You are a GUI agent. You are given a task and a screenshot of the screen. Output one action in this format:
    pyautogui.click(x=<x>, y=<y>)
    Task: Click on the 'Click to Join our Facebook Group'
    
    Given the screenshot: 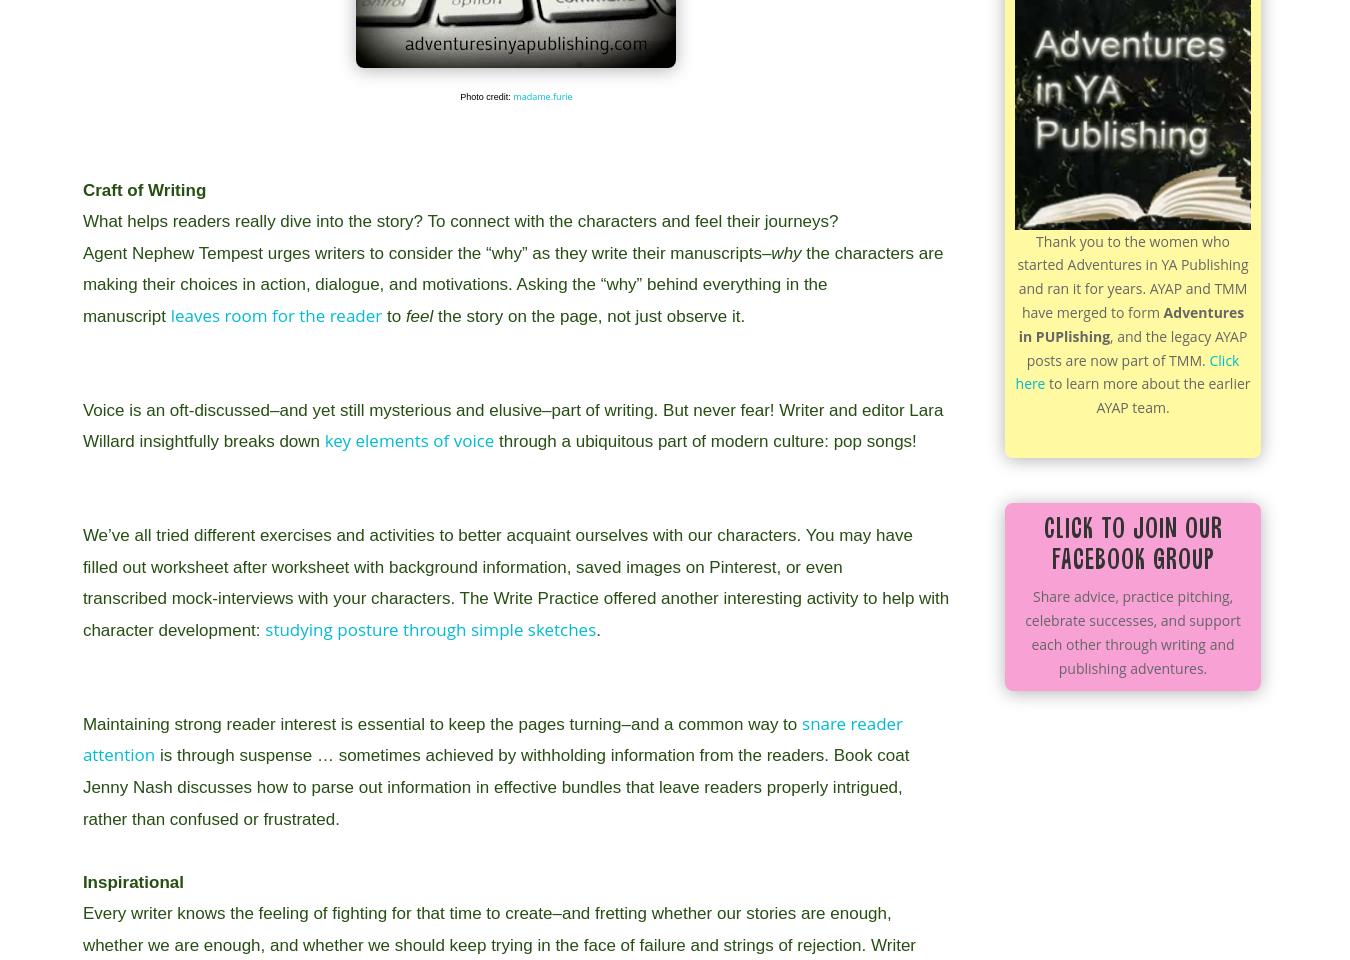 What is the action you would take?
    pyautogui.click(x=1043, y=544)
    